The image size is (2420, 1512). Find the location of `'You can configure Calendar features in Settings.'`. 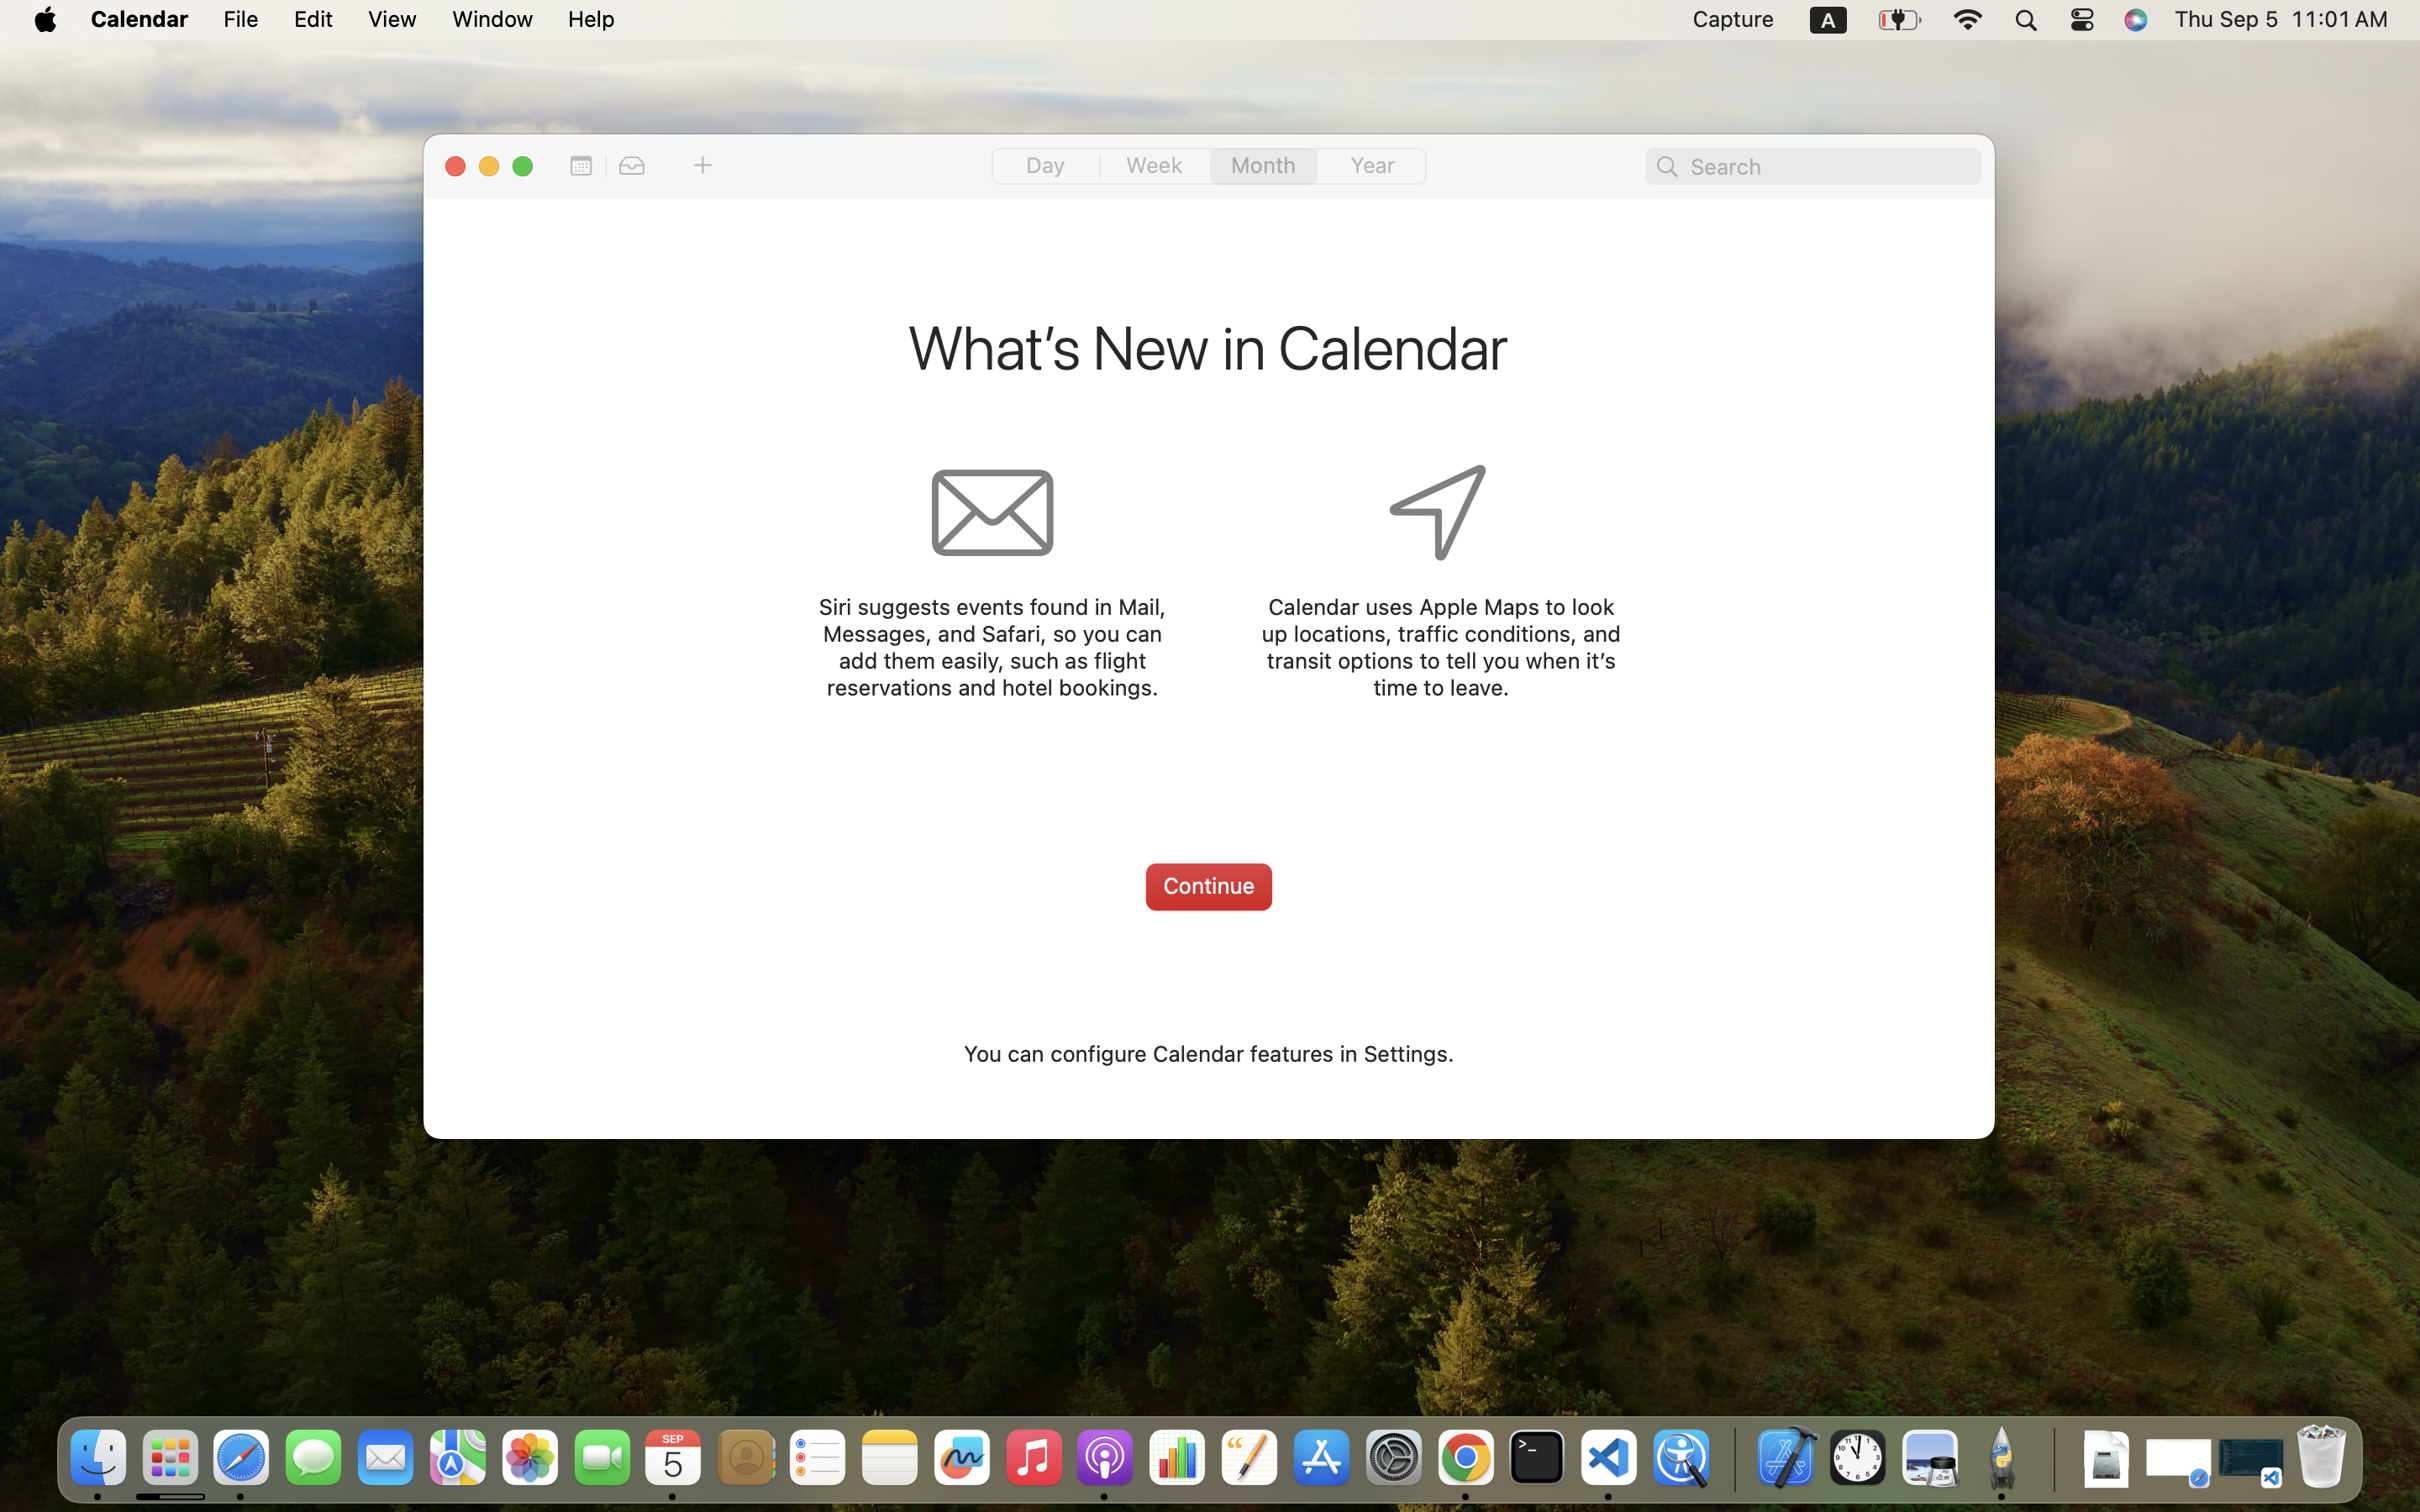

'You can configure Calendar features in Settings.' is located at coordinates (1207, 1053).